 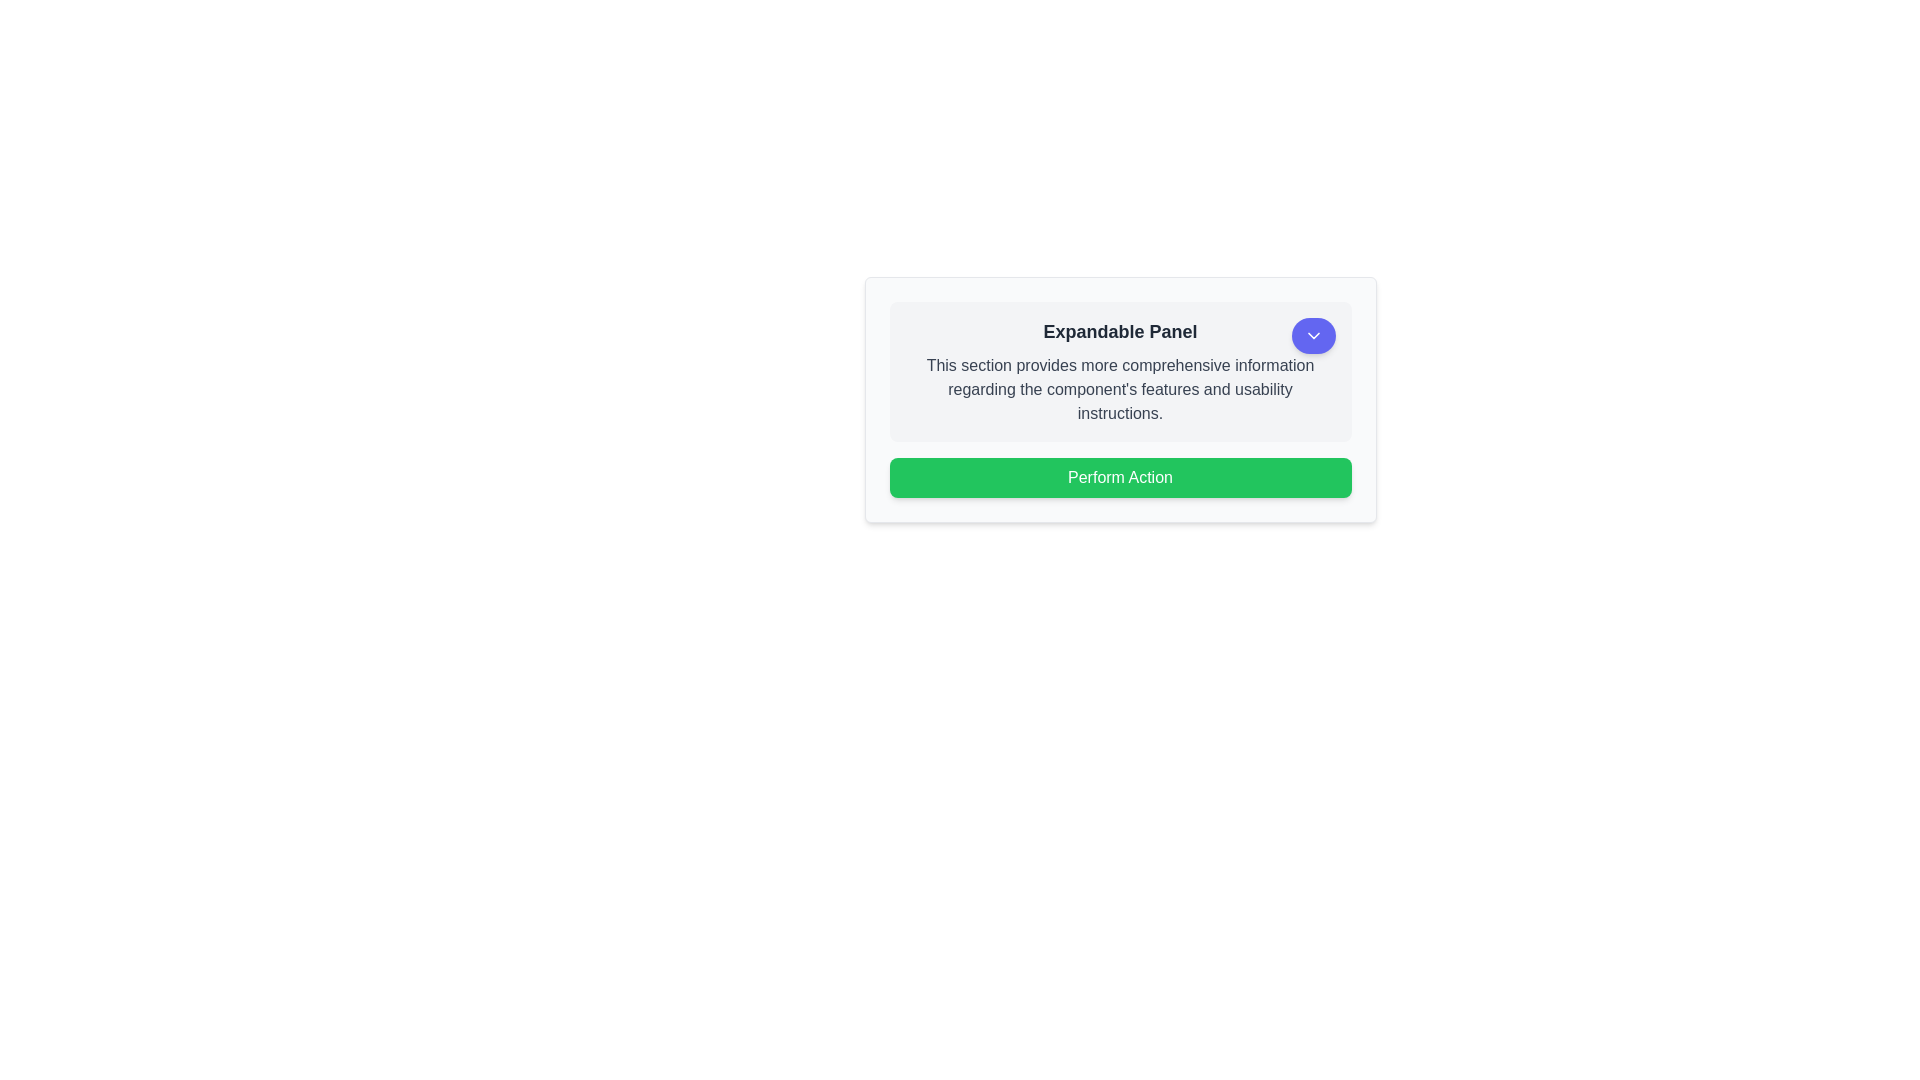 What do you see at coordinates (1313, 334) in the screenshot?
I see `the interactive button located in the top-right corner of the 'Expandable Panel'` at bounding box center [1313, 334].